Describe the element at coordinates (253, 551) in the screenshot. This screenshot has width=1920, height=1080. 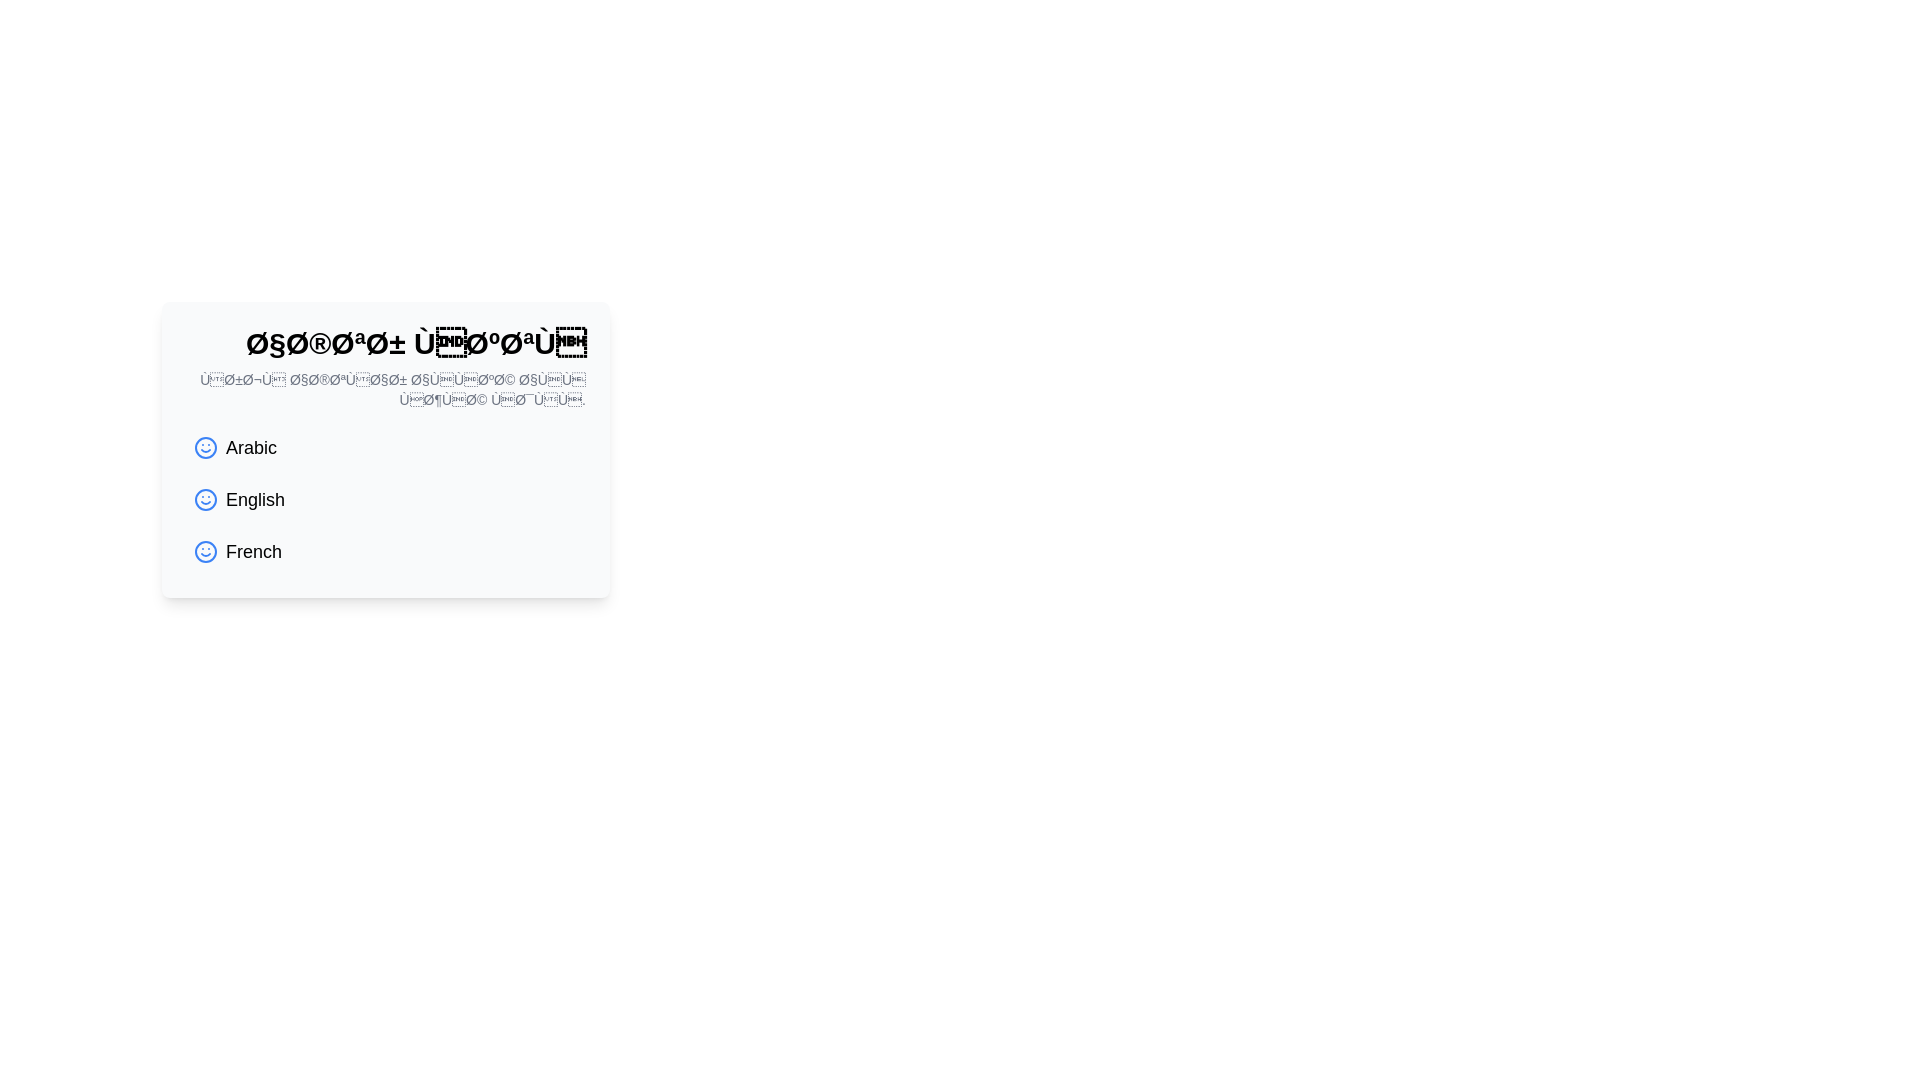
I see `label text displaying 'French' which is styled with a medium-sized bold font, located below the 'English' option in a vertical selection list` at that location.